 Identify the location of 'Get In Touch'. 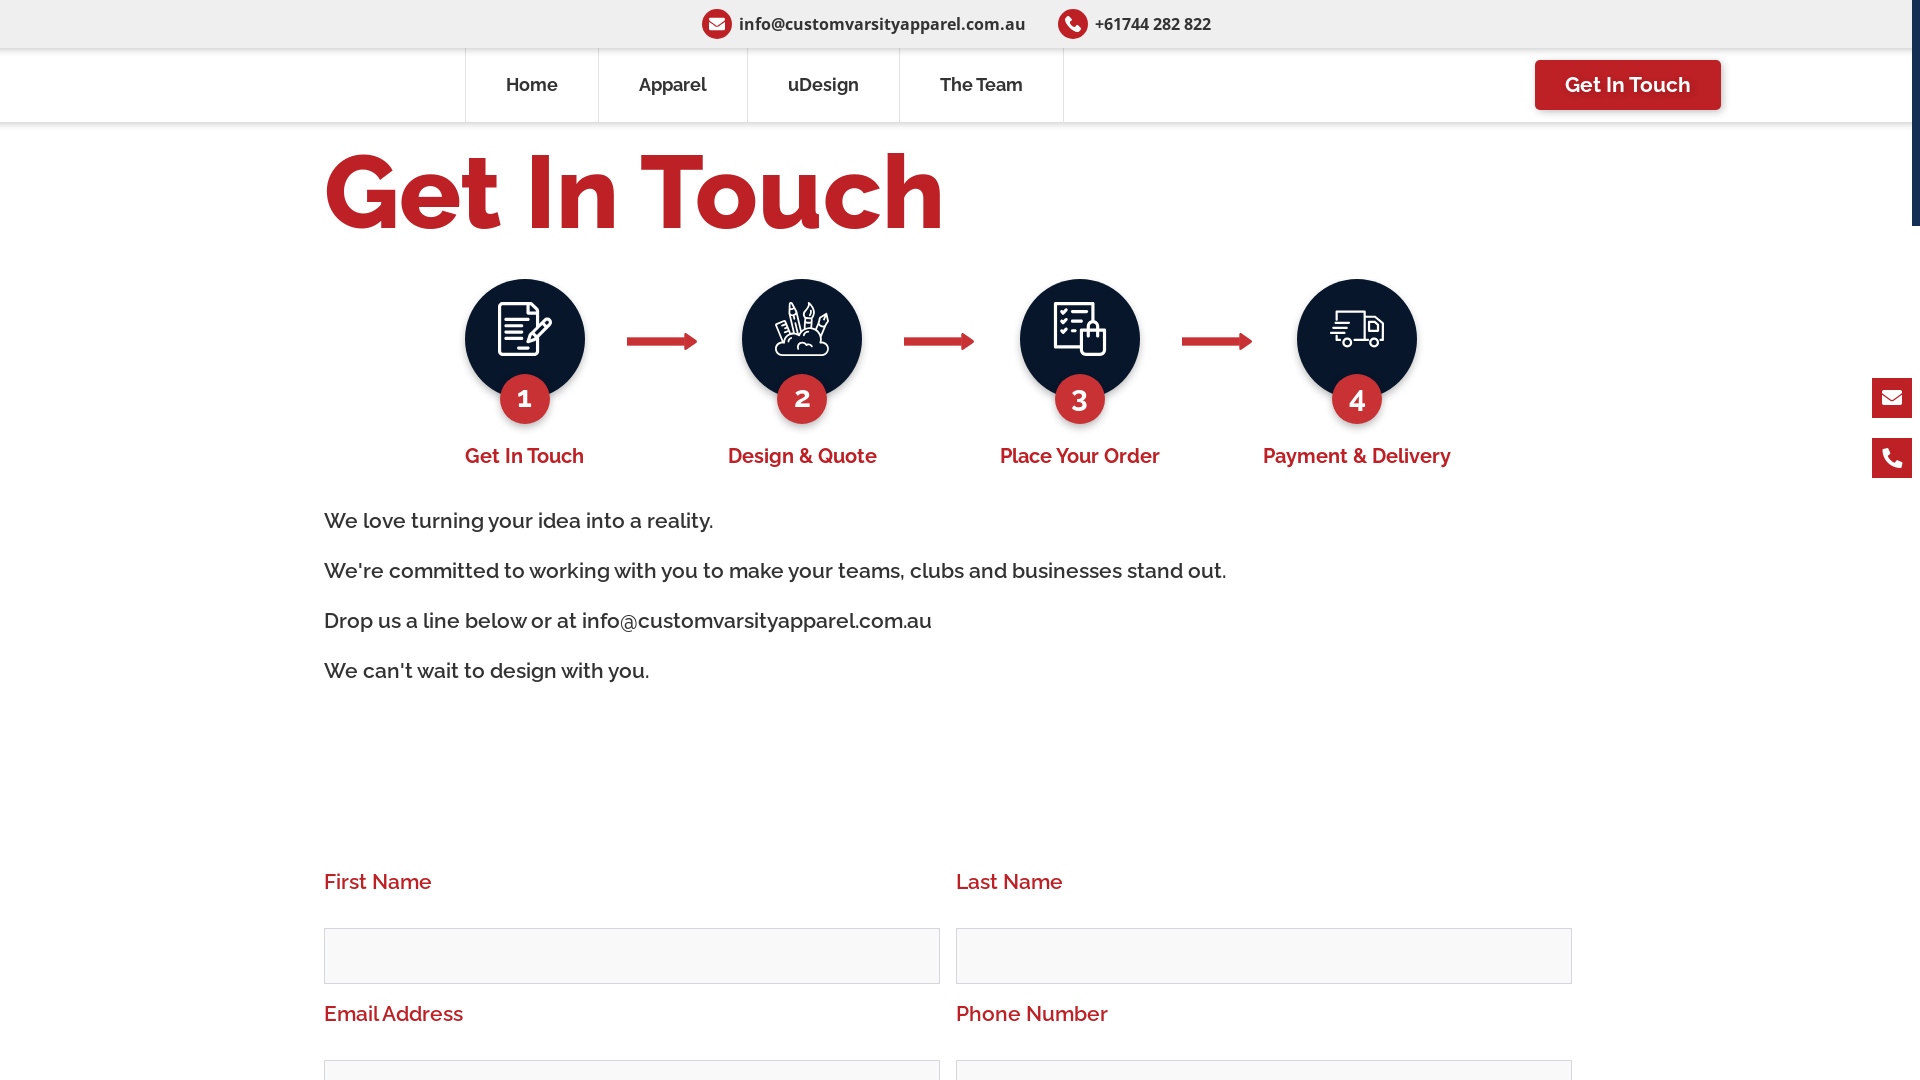
(1534, 83).